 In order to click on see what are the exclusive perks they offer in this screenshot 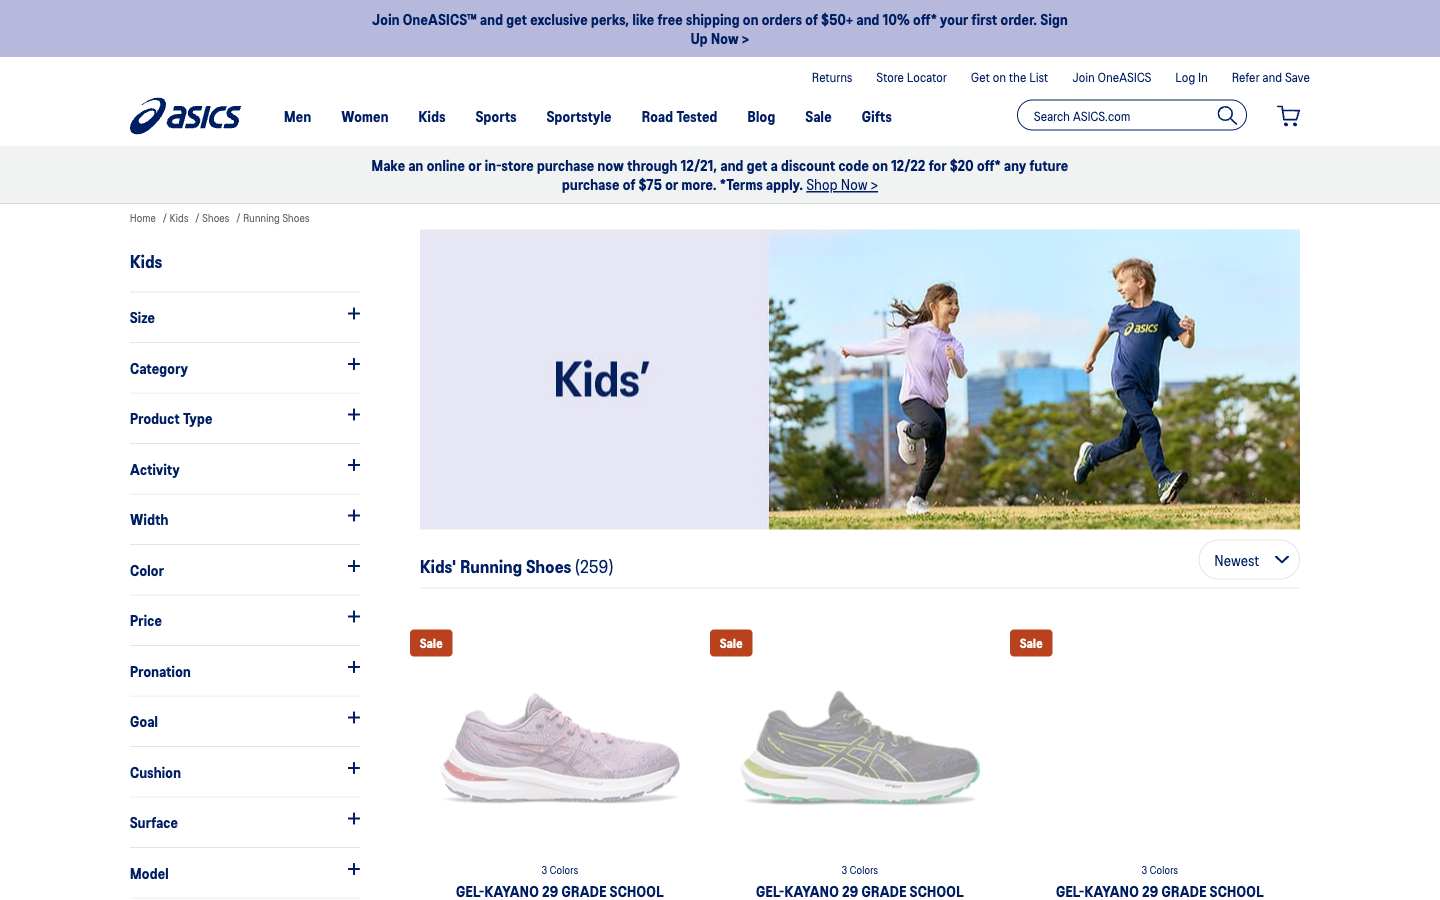, I will do `click(720, 27)`.